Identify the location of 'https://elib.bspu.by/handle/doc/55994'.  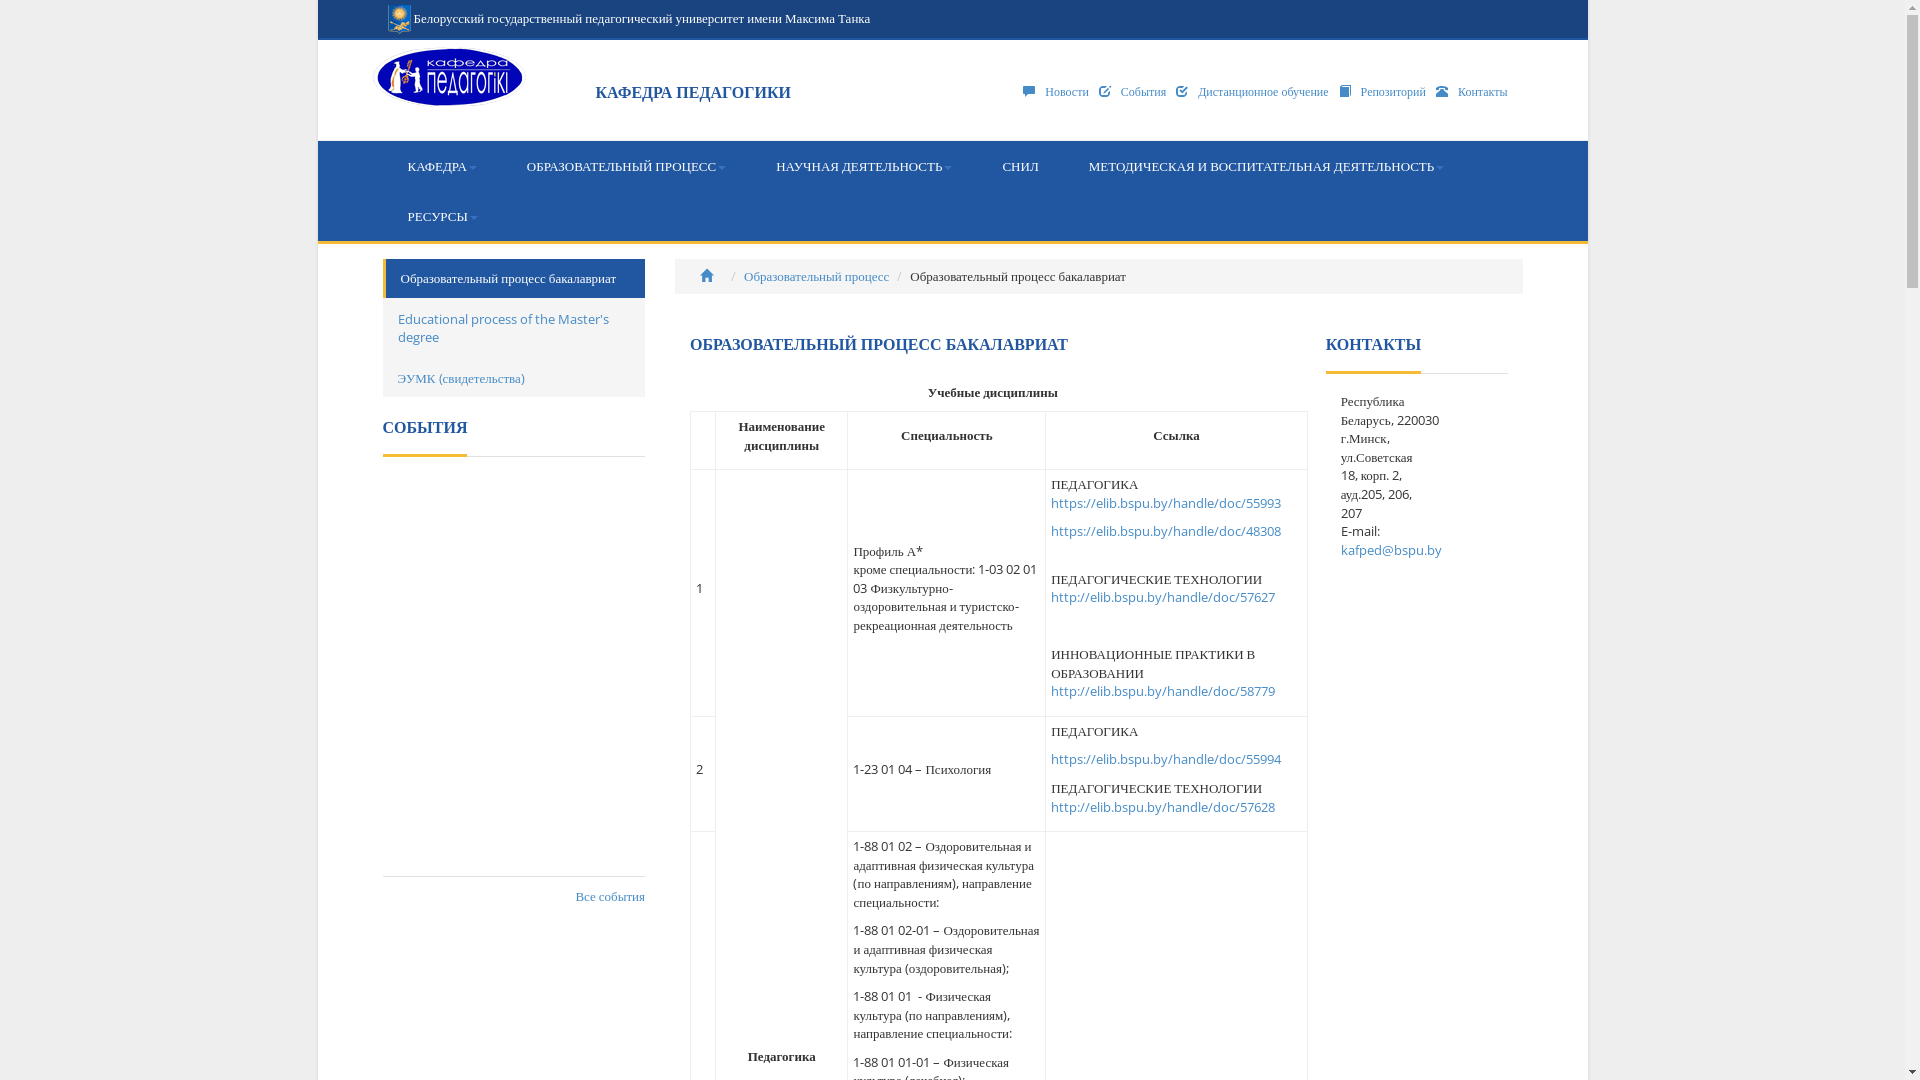
(1166, 759).